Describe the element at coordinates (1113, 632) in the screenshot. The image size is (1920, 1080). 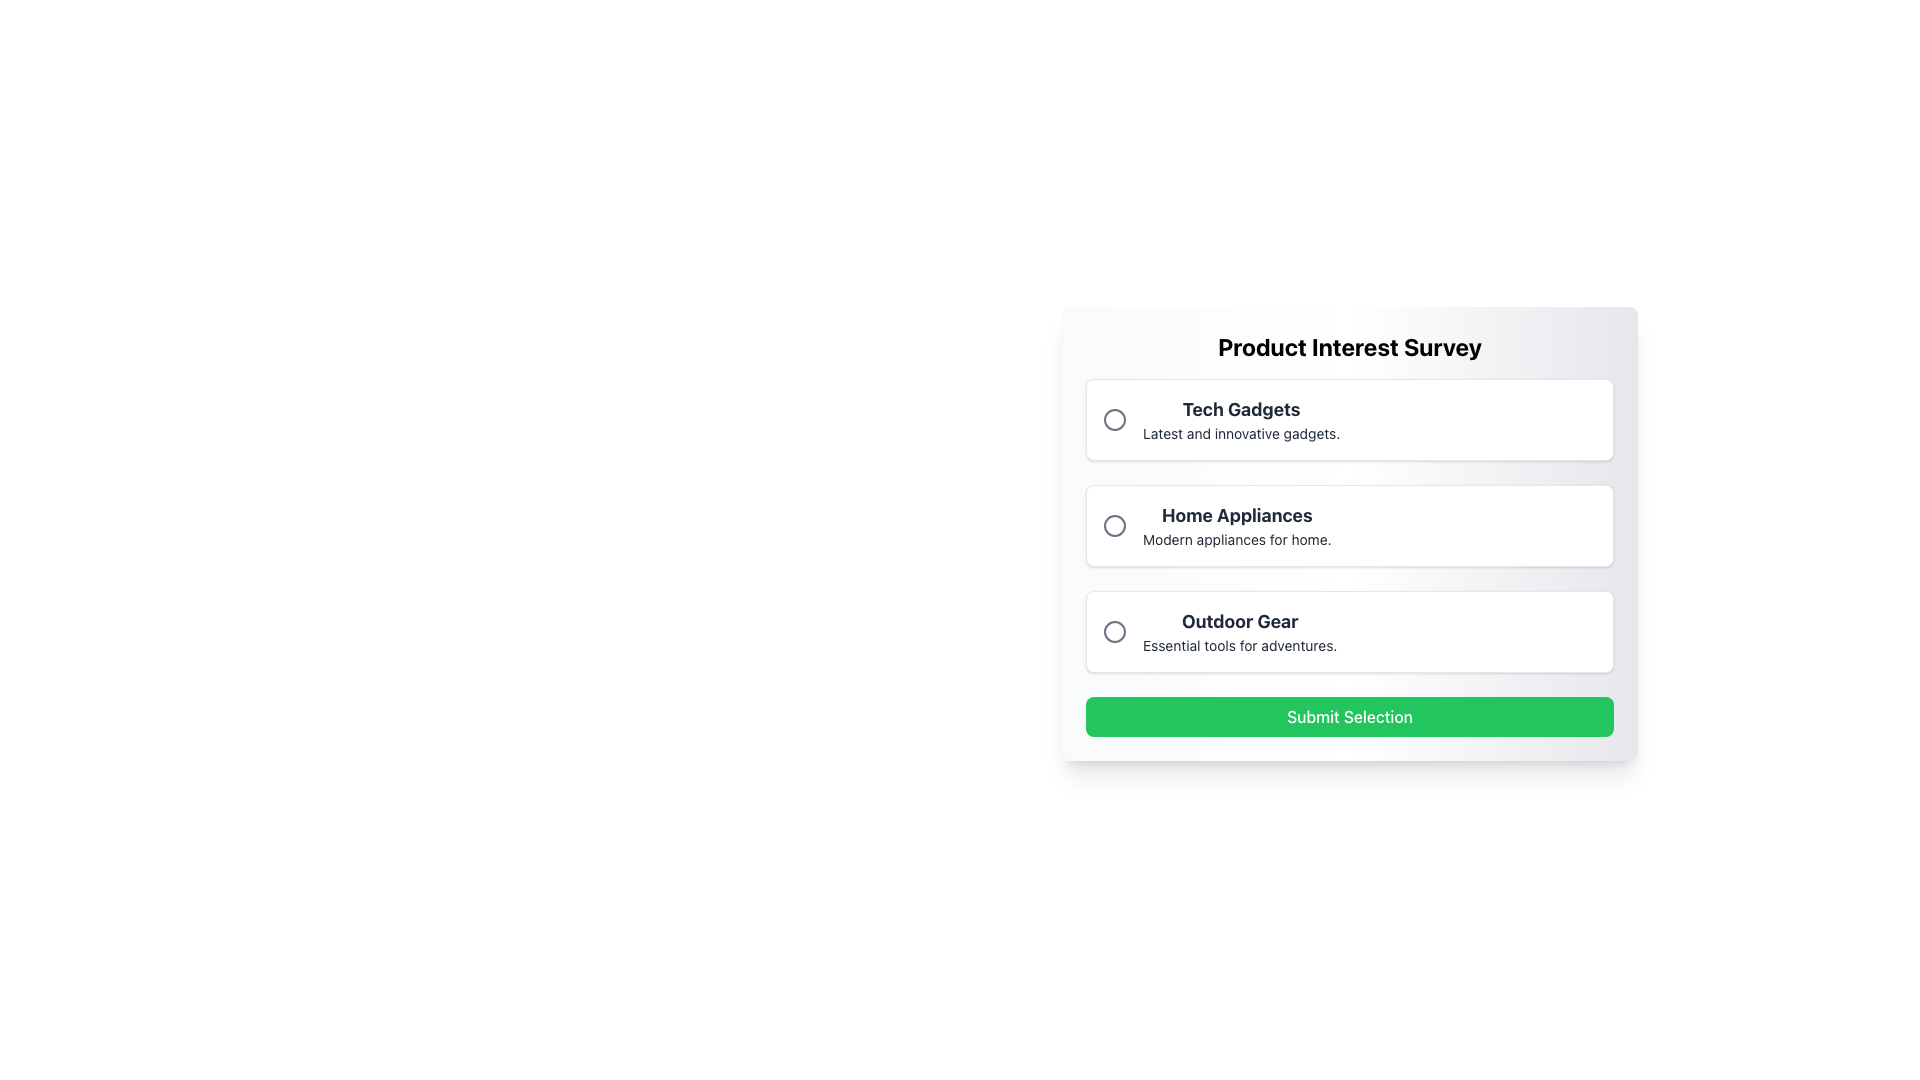
I see `the SVG circle that is part of the 'Outdoor Gear' icon in the third option of the survey form` at that location.